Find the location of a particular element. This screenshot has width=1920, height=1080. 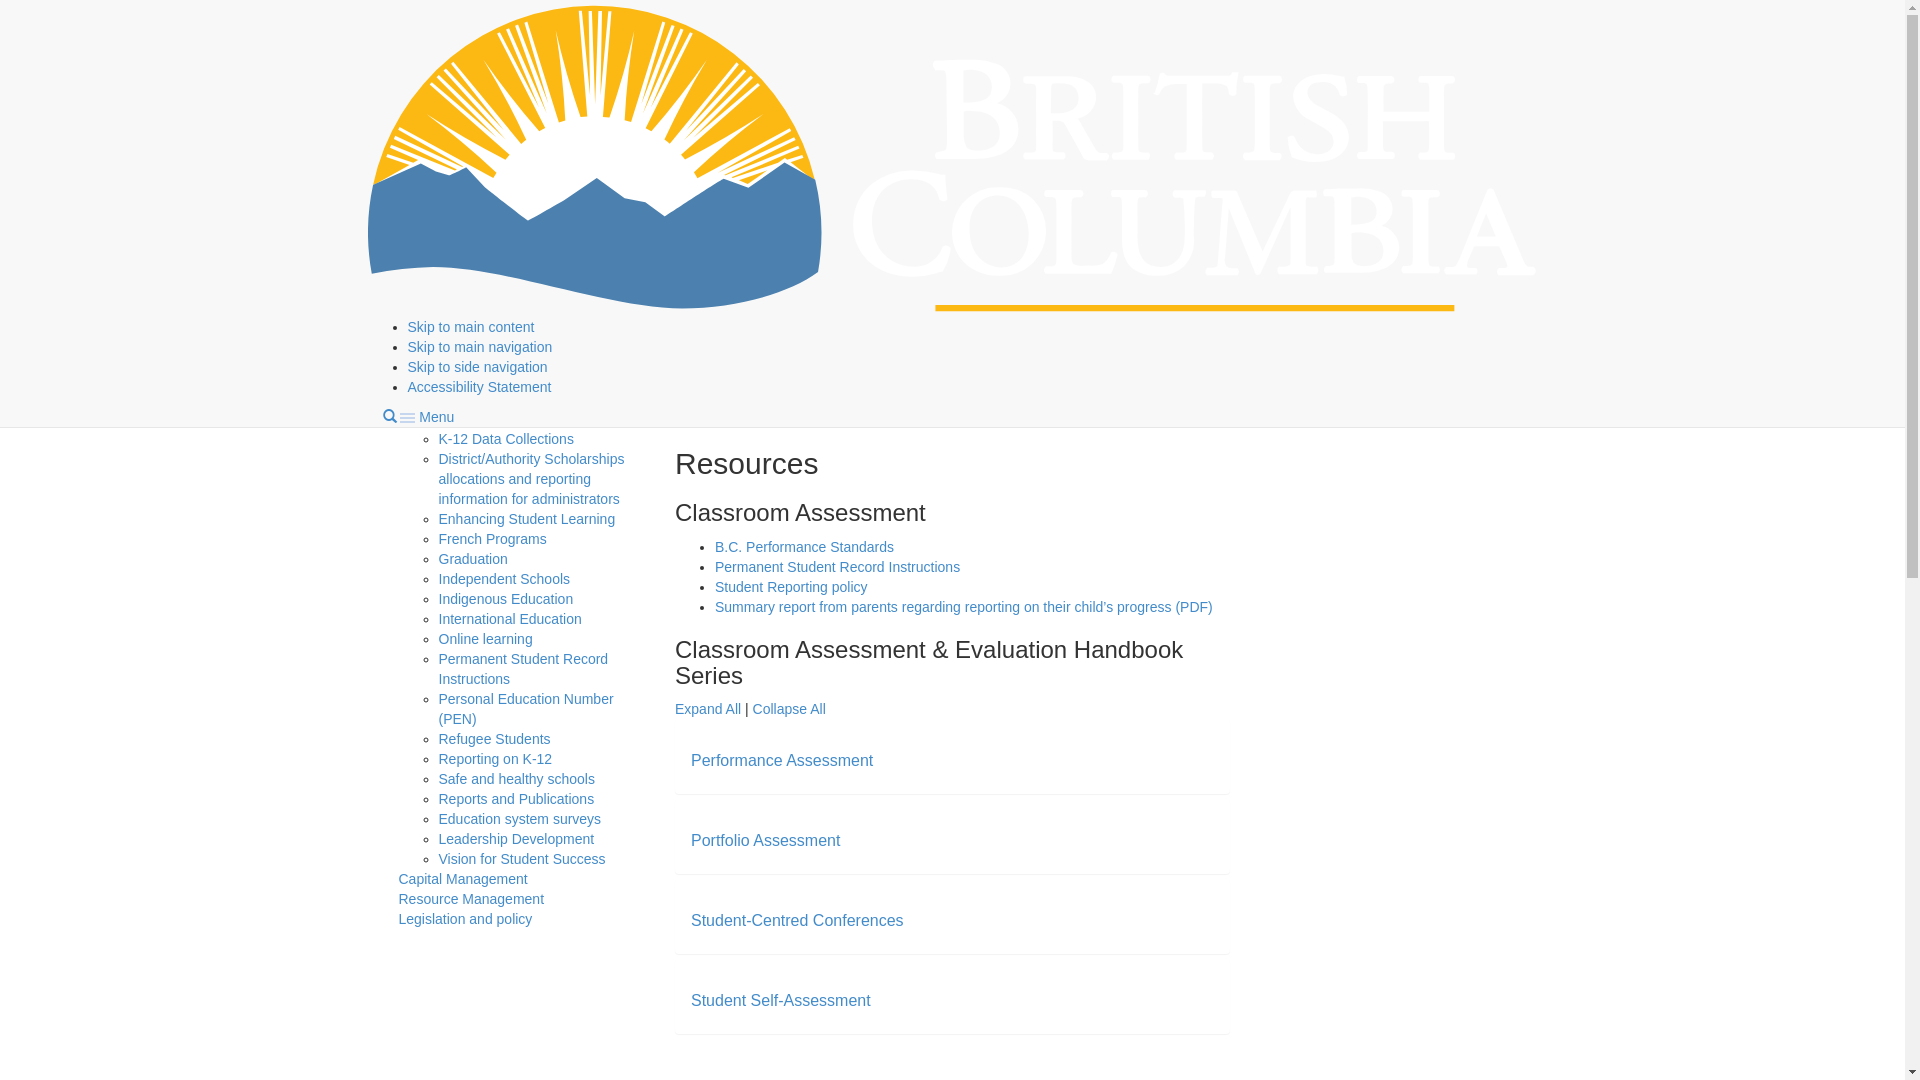

'Kindergarten to Grade 12' is located at coordinates (696, 18).